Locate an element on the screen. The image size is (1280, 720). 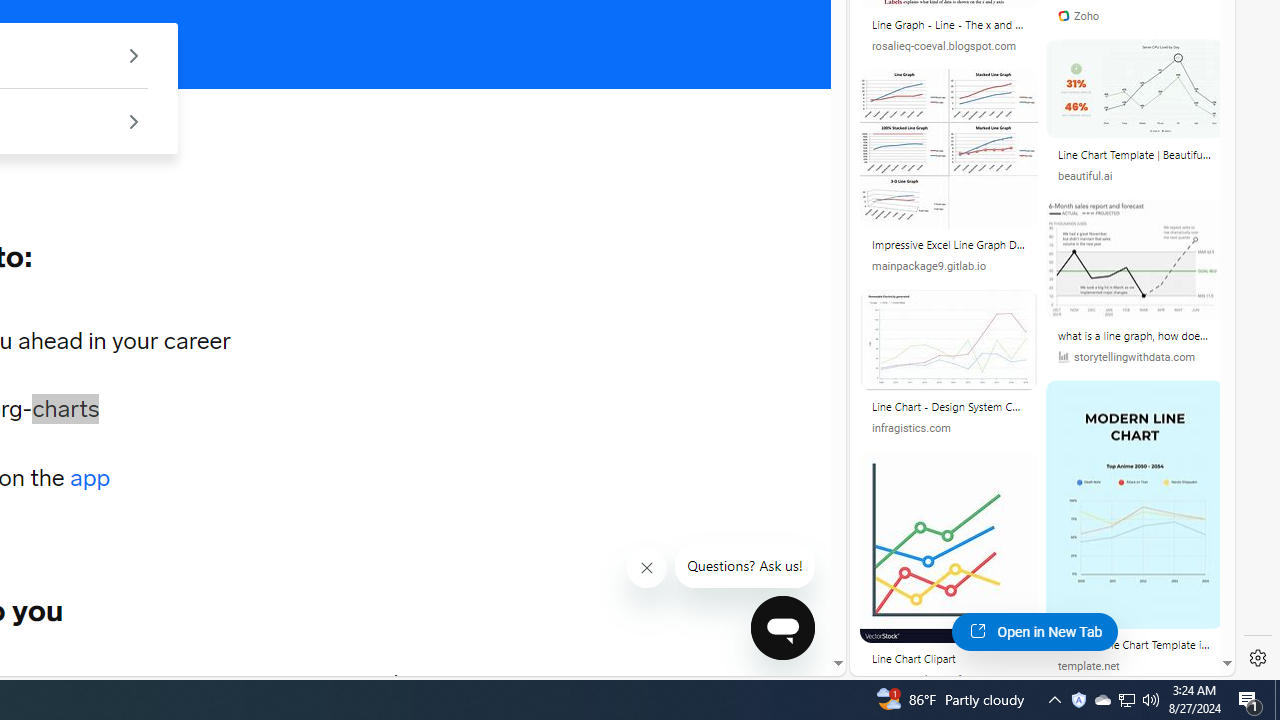
'Class: sc-1uf0igr-1 fjHZYk' is located at coordinates (647, 568).